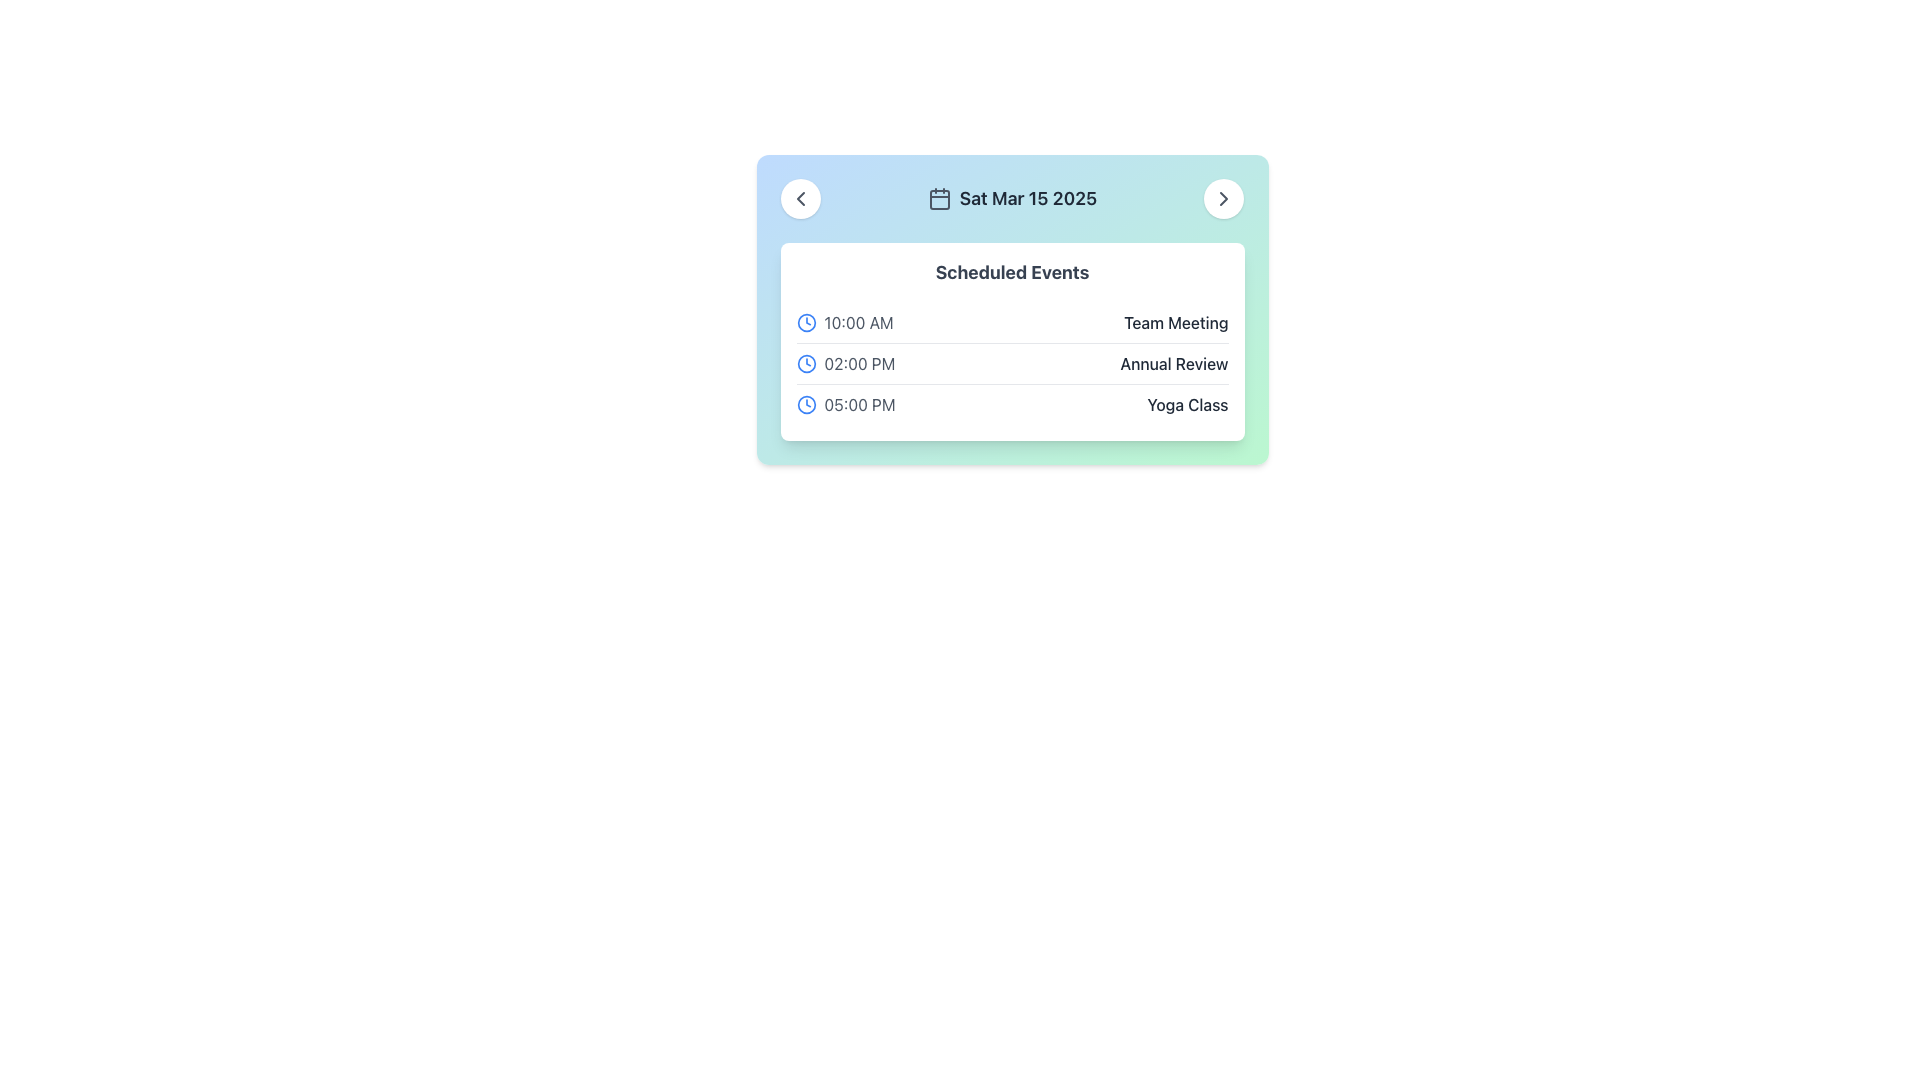 The width and height of the screenshot is (1920, 1080). Describe the element at coordinates (1012, 364) in the screenshot. I see `the scheduled event list item titled 'Annual Review' which is located in the second row and shows the time '02:00 PM'` at that location.